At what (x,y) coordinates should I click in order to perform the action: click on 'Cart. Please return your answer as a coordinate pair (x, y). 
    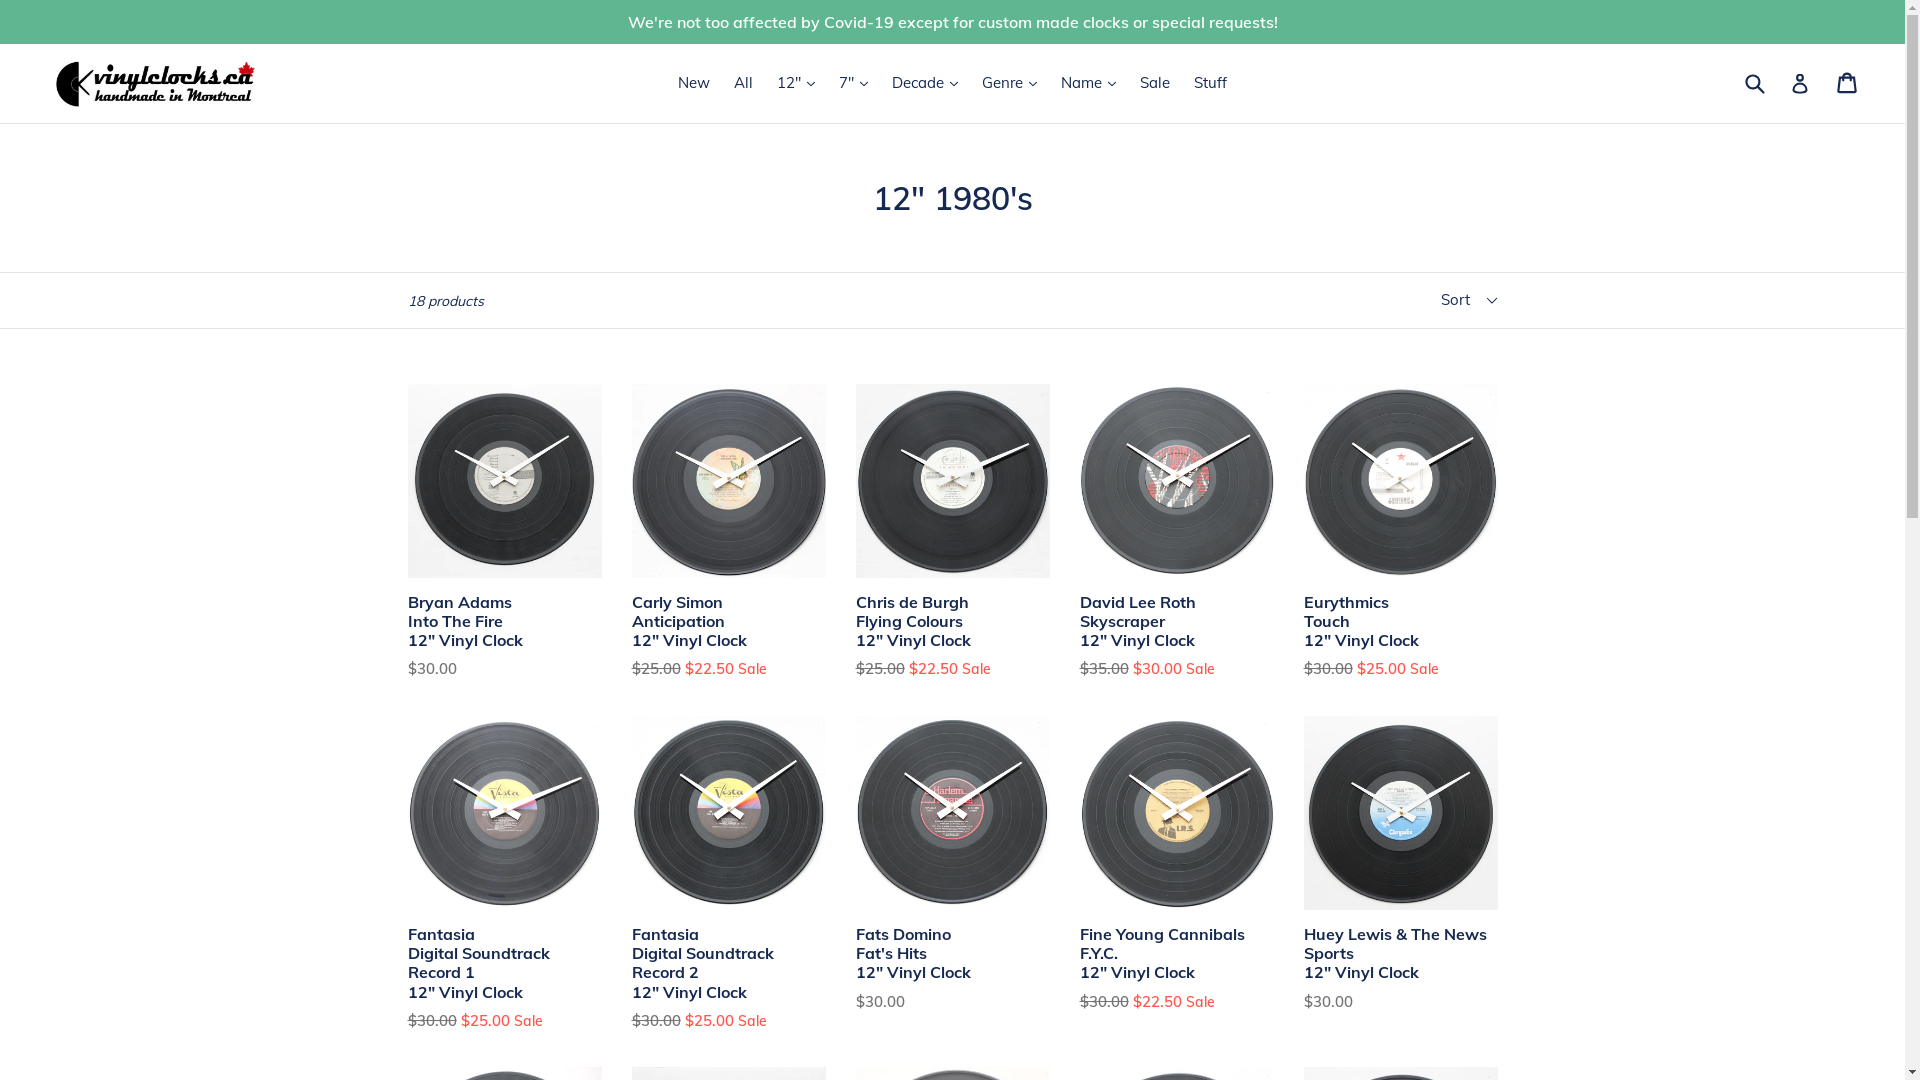
    Looking at the image, I should click on (1847, 82).